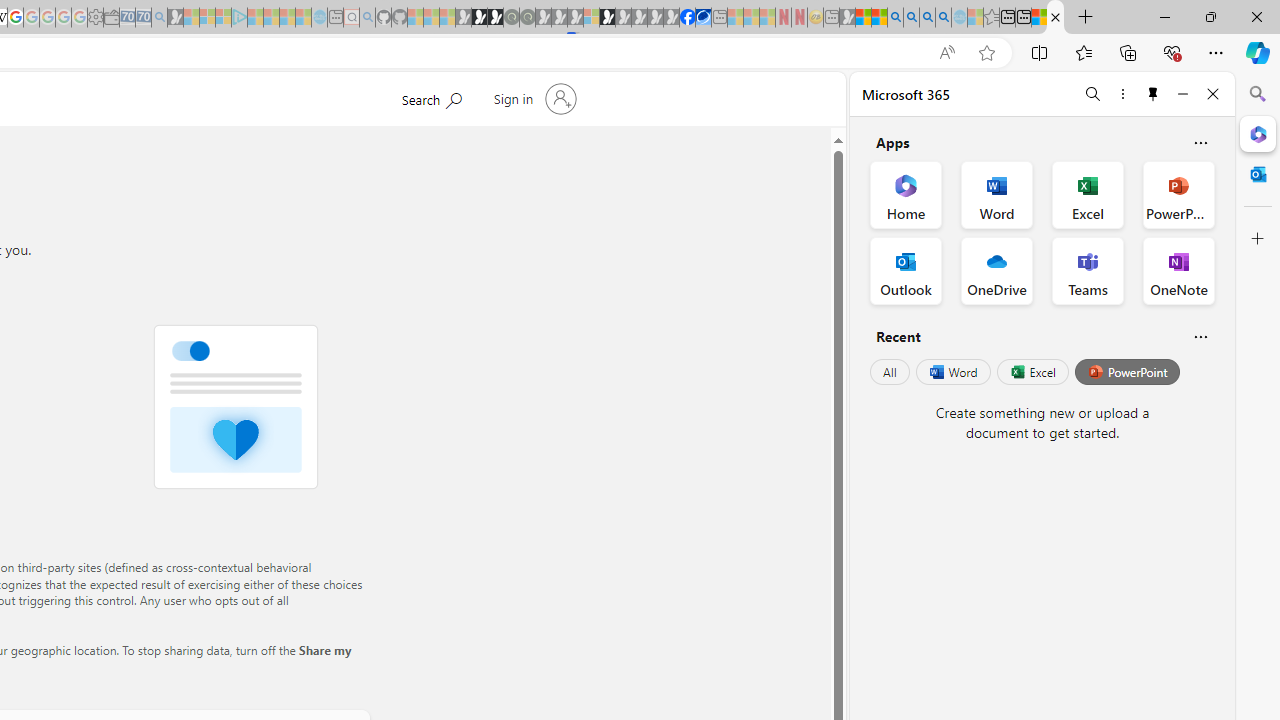  I want to click on 'Cheap Car Rentals - Save70.com - Sleeping', so click(142, 17).